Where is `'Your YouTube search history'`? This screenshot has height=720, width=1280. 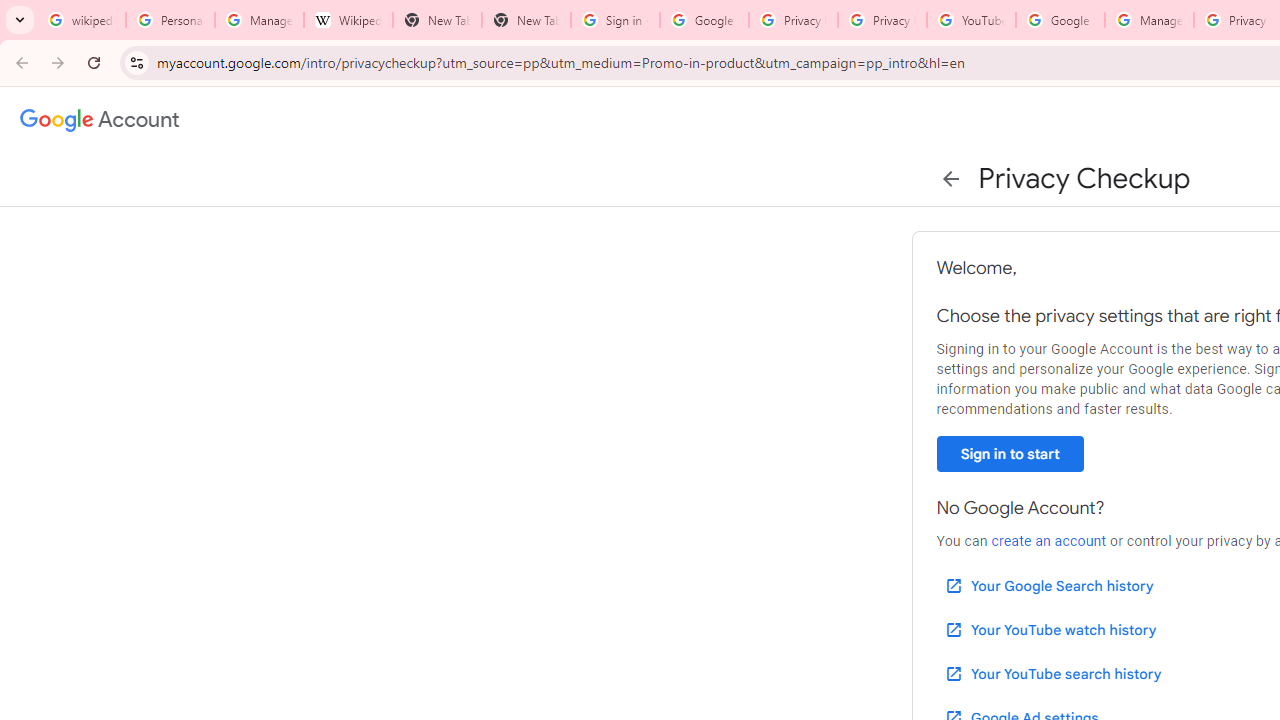
'Your YouTube search history' is located at coordinates (1051, 673).